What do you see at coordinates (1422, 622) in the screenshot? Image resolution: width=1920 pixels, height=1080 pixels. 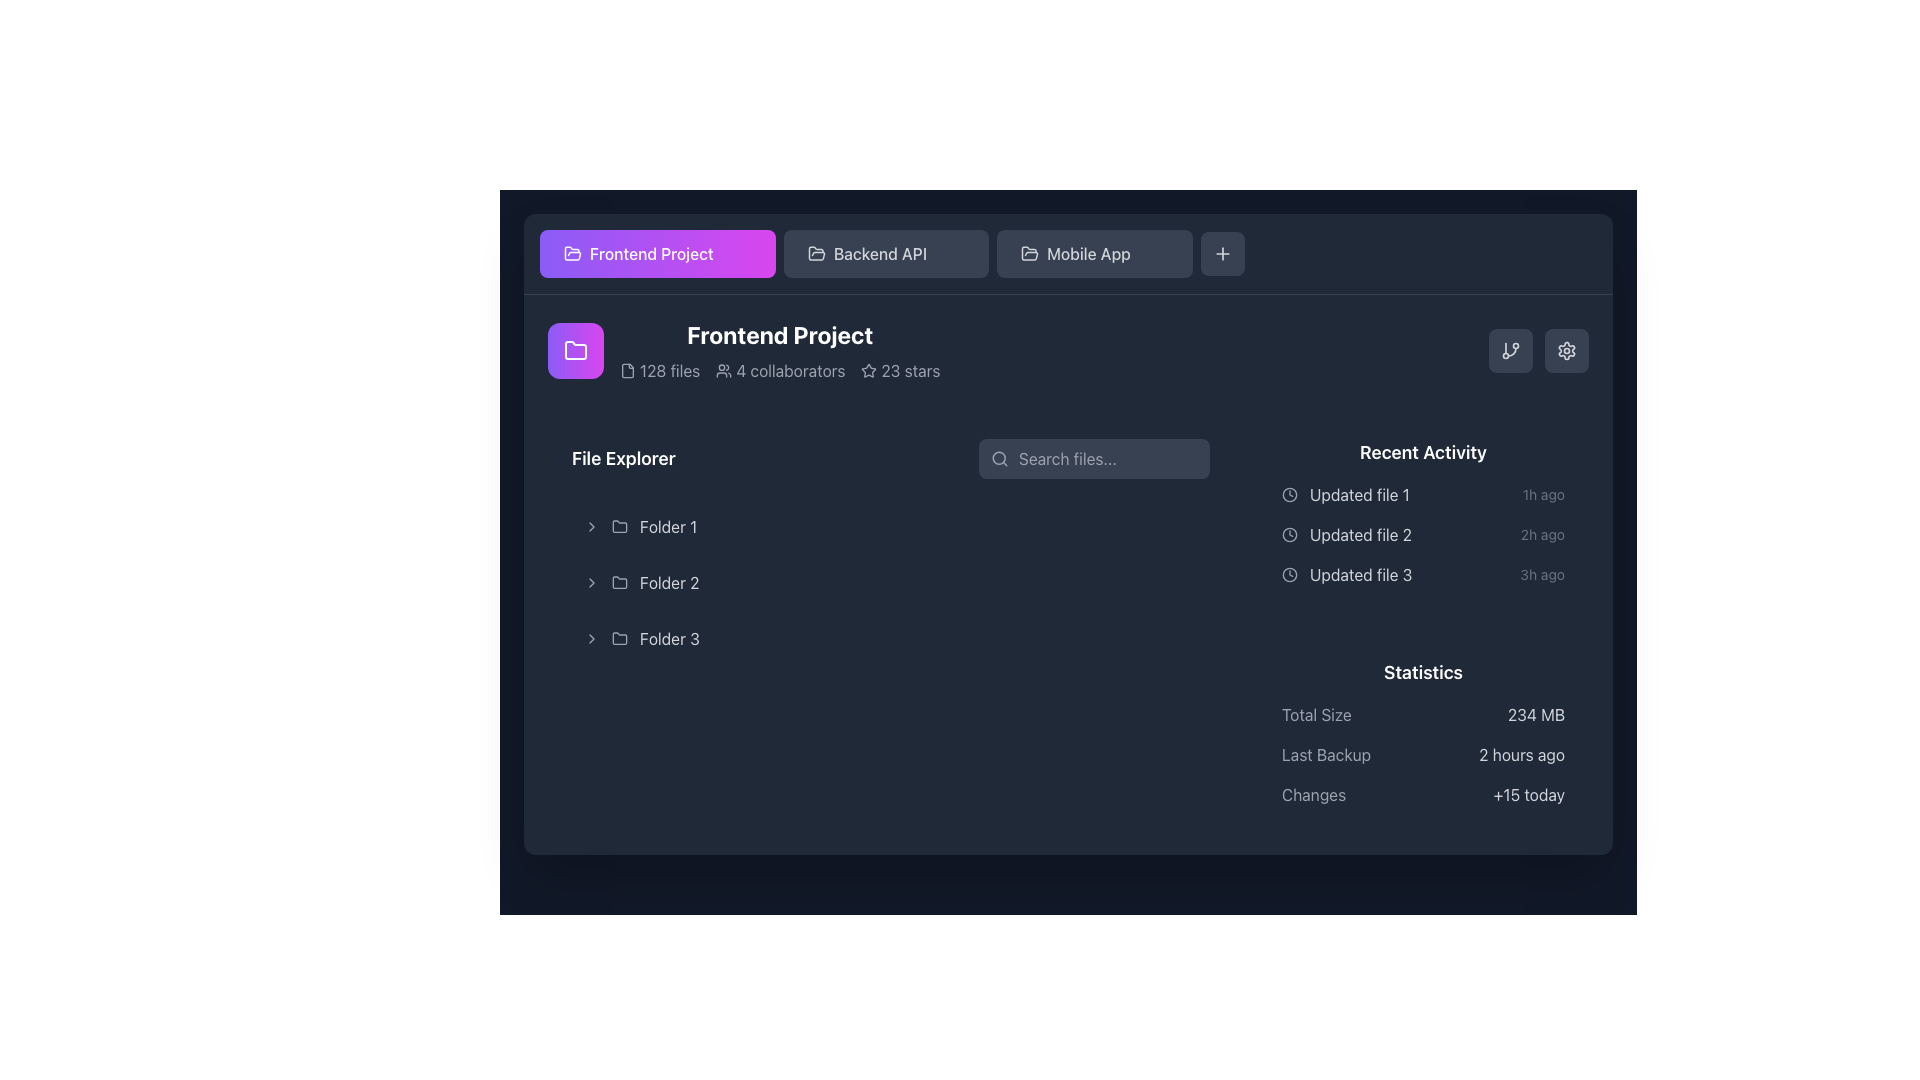 I see `the composite informational panel located in the rightmost column, which displays the 'Recent Activity' and 'Statistics' sections` at bounding box center [1422, 622].